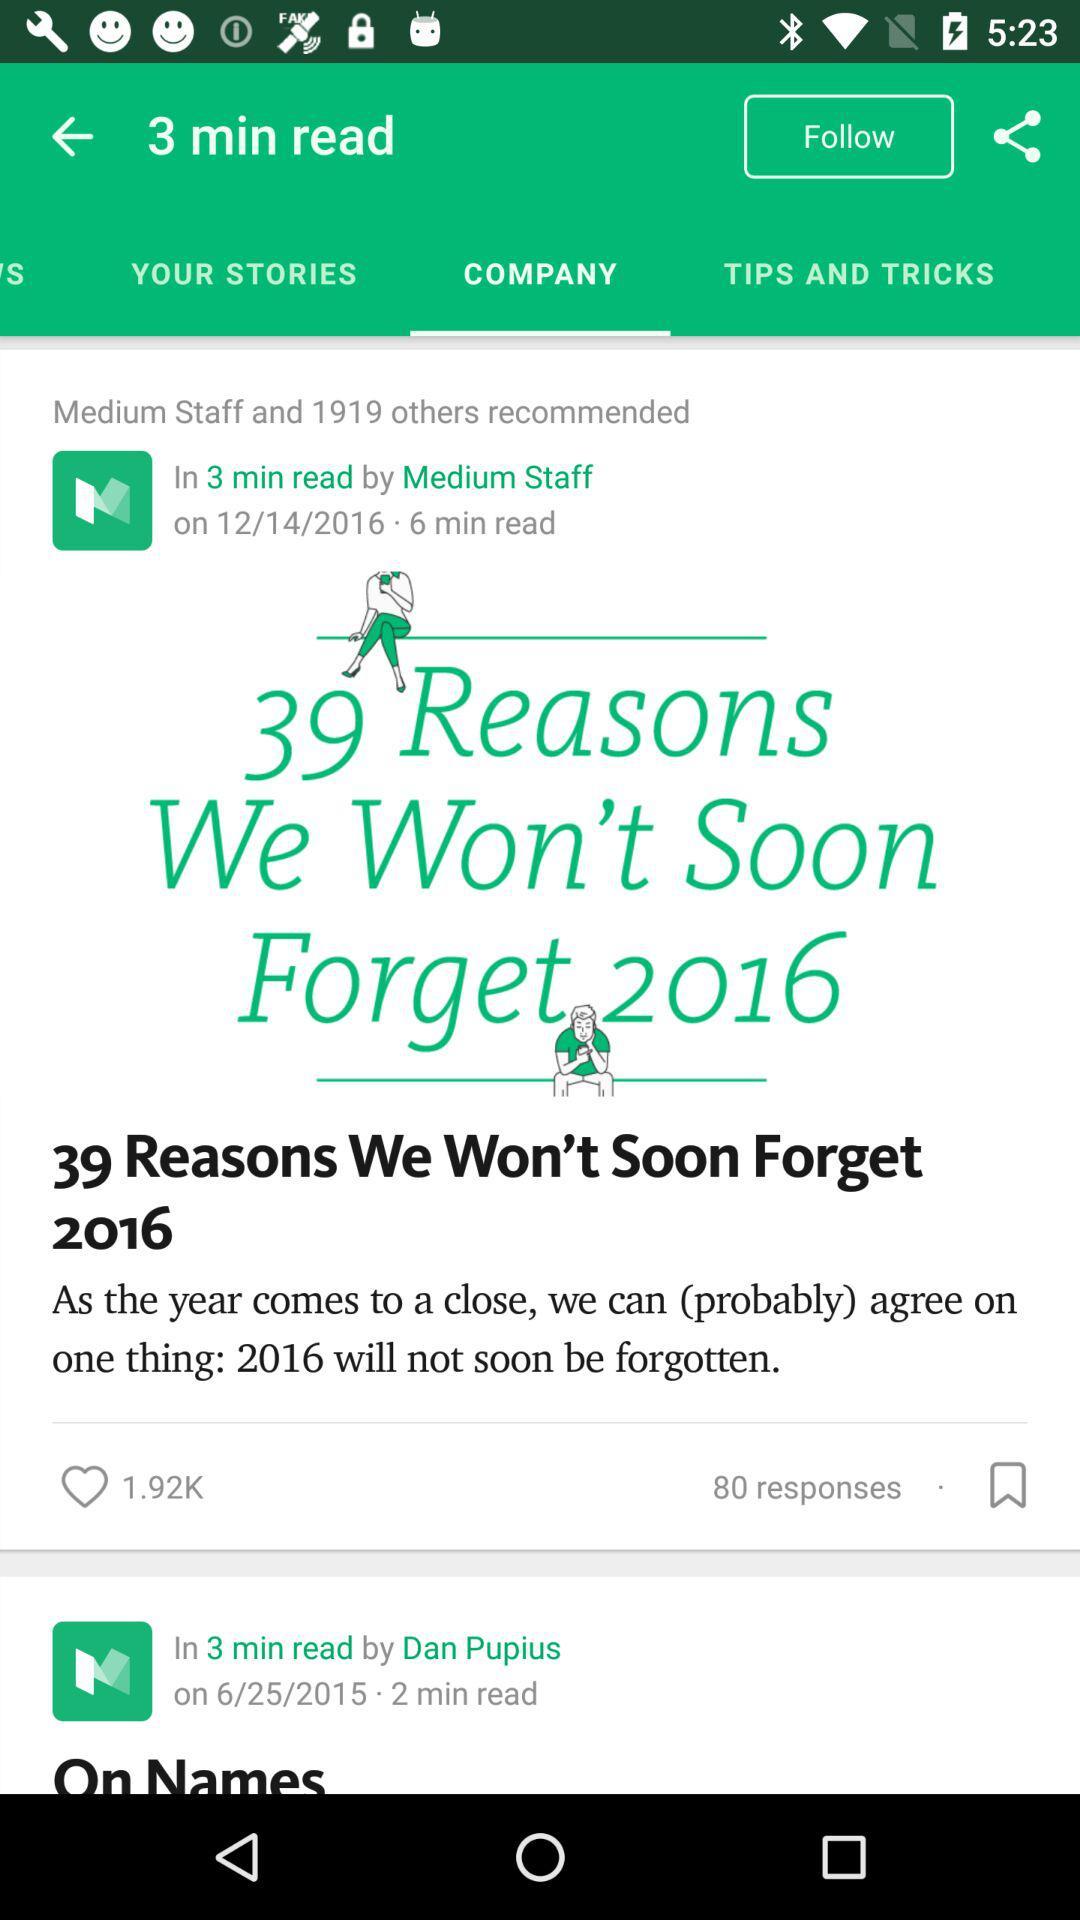 Image resolution: width=1080 pixels, height=1920 pixels. I want to click on the green icon which is at the bottom left corner of the page, so click(102, 1671).